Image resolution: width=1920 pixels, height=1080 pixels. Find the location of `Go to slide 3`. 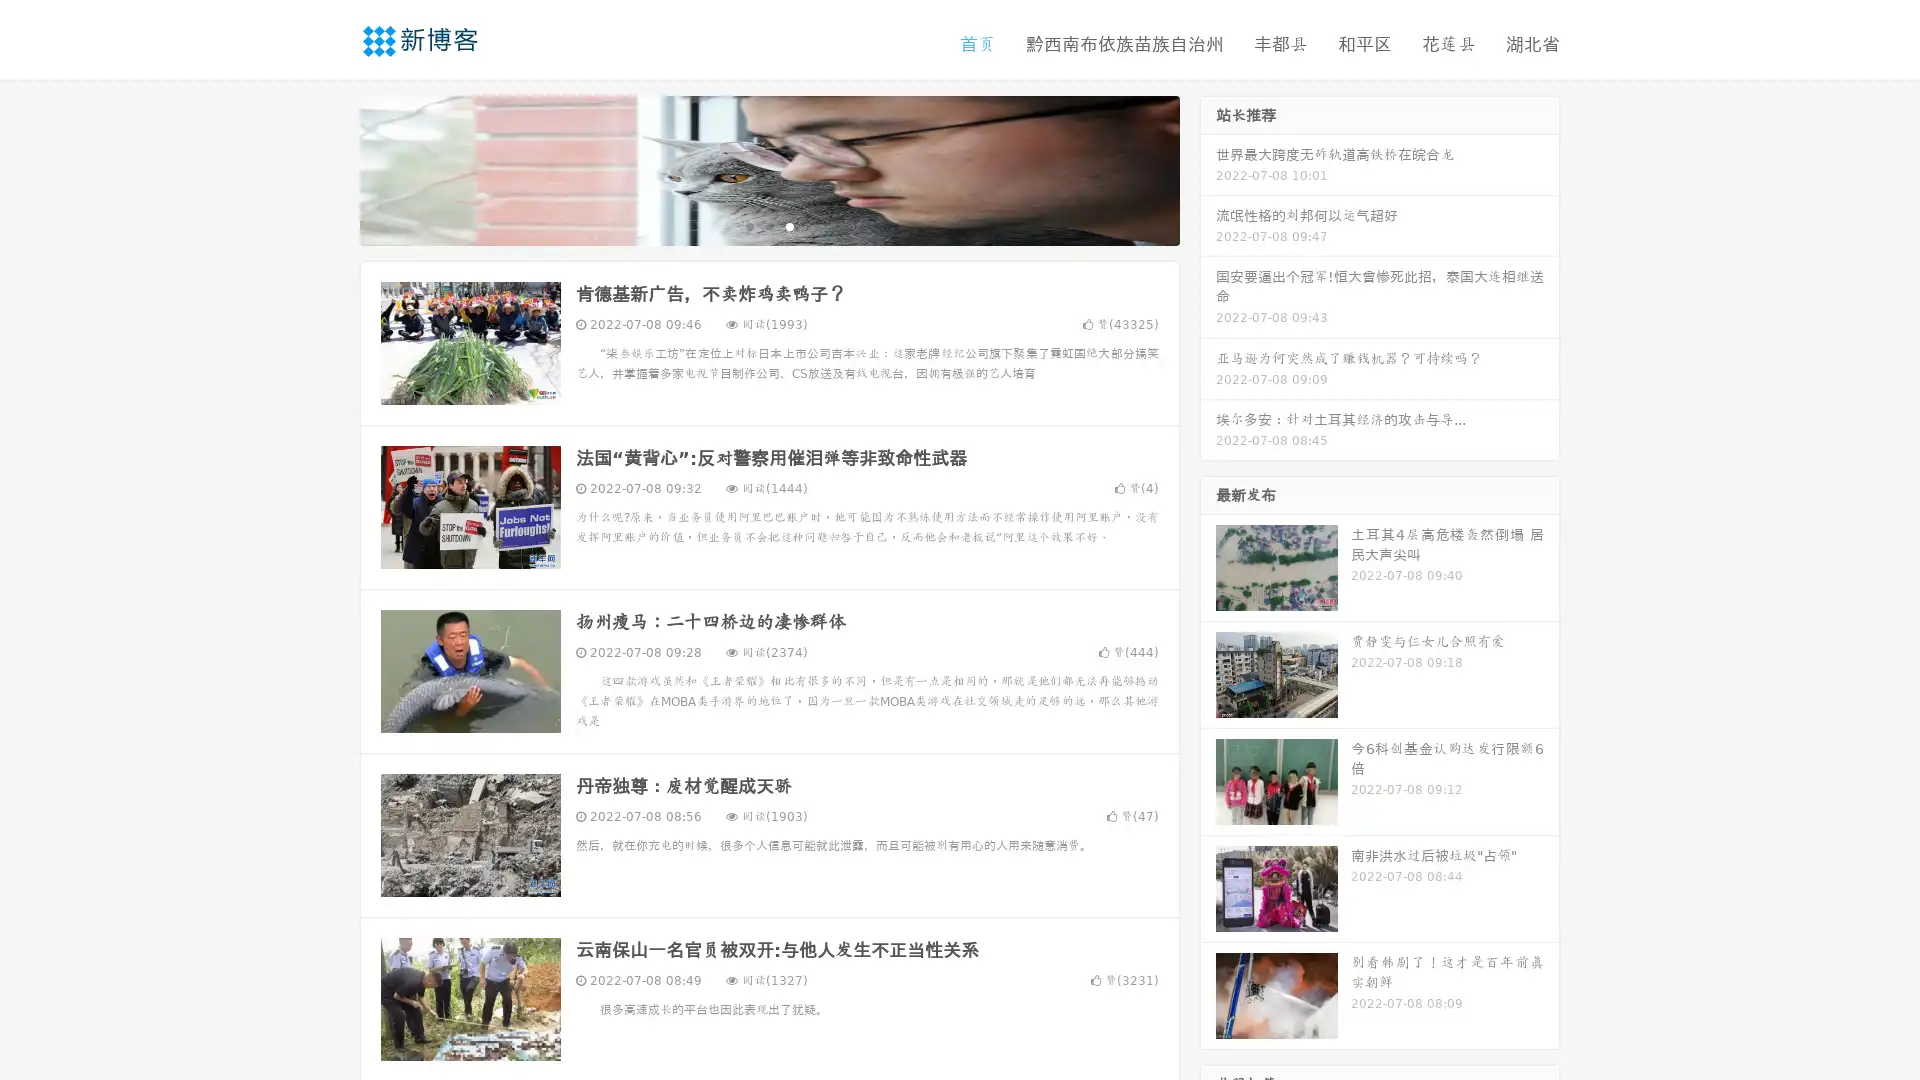

Go to slide 3 is located at coordinates (789, 225).